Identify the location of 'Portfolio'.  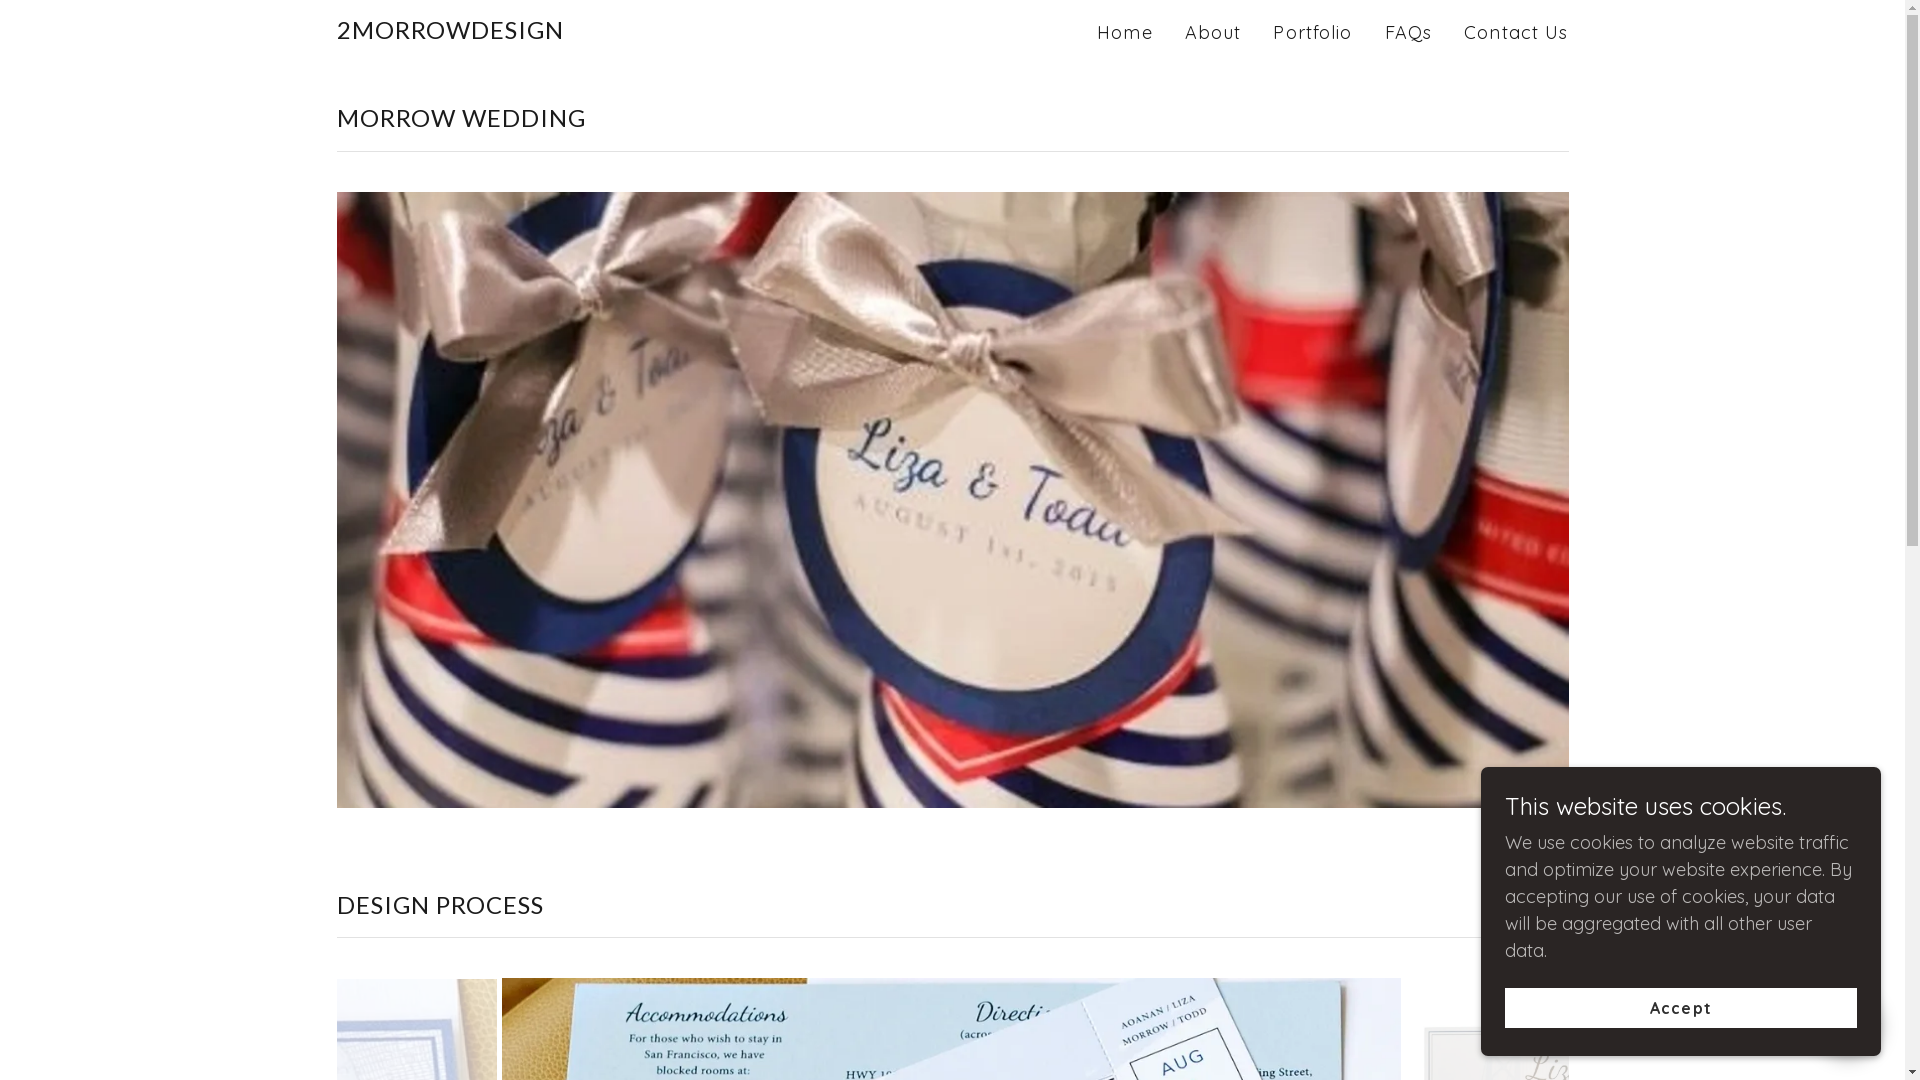
(1312, 33).